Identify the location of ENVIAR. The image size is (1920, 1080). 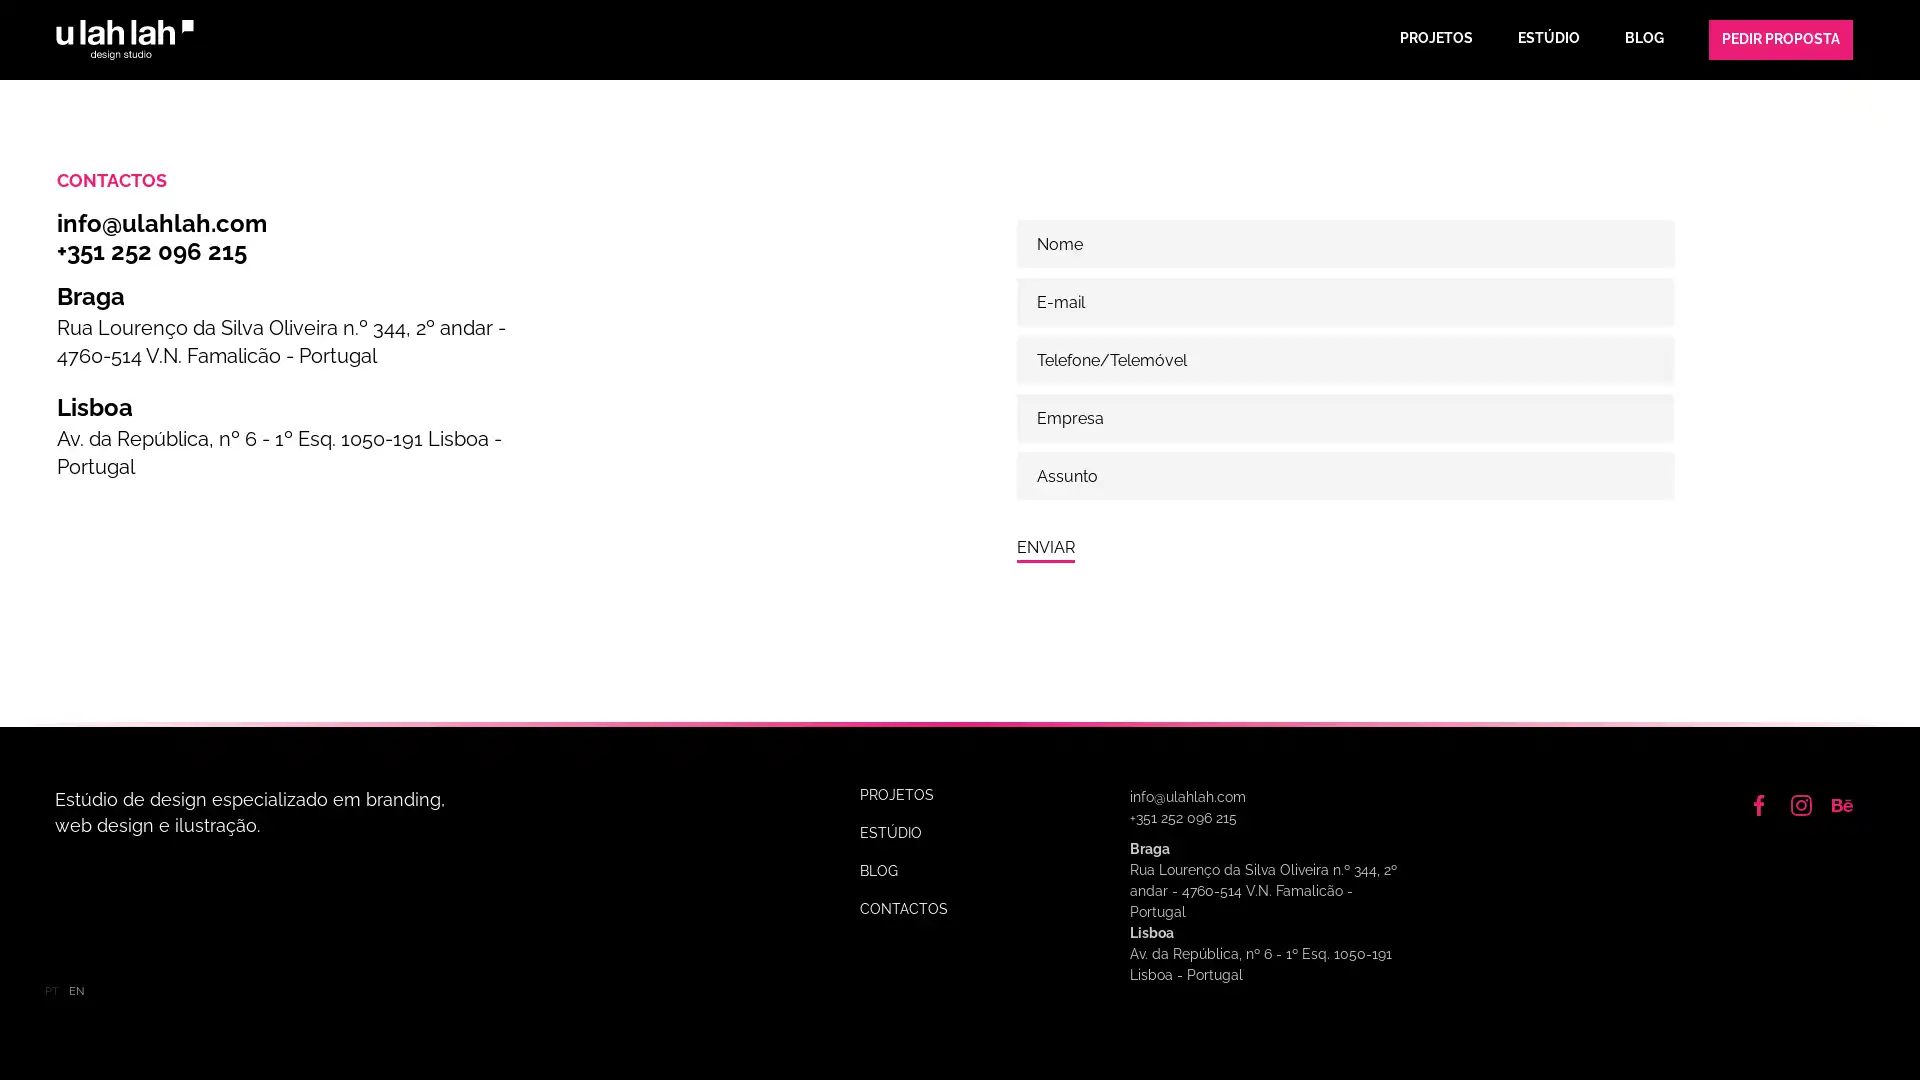
(1045, 549).